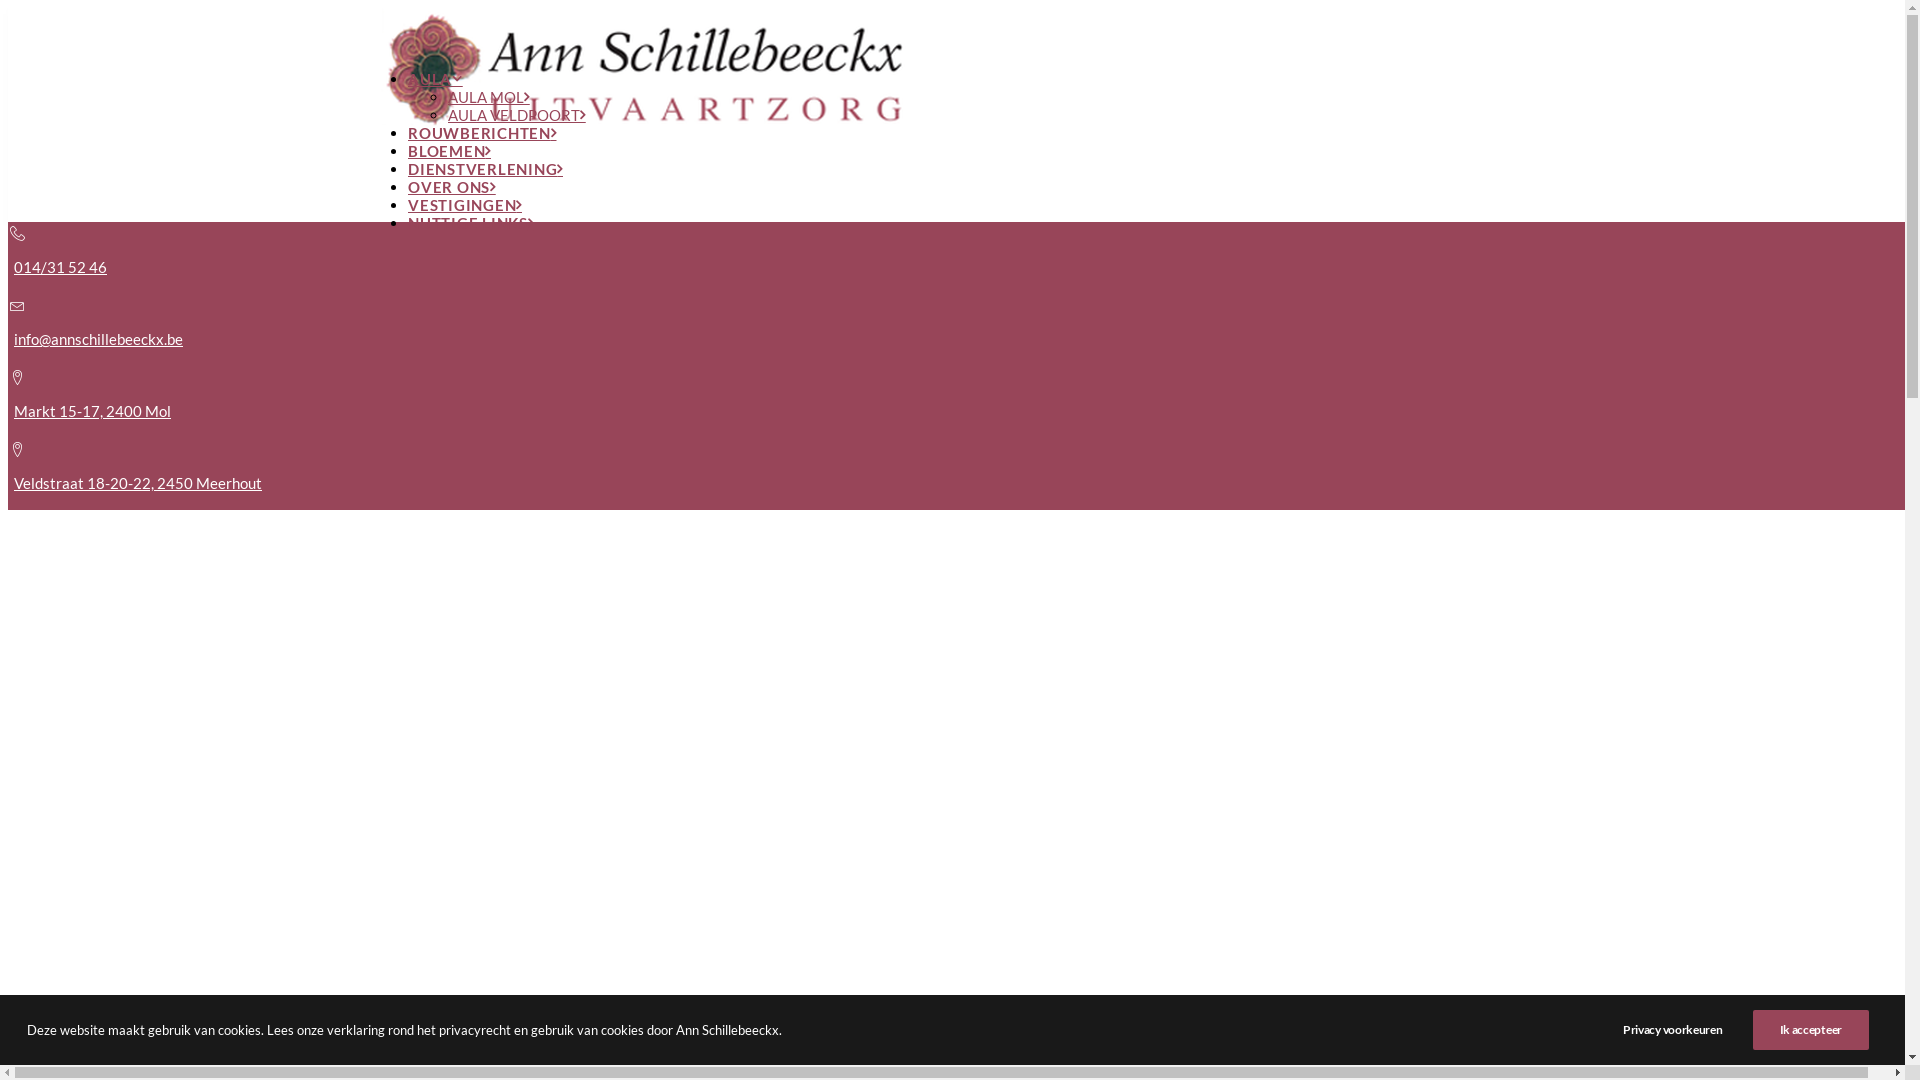 The height and width of the screenshot is (1080, 1920). Describe the element at coordinates (91, 410) in the screenshot. I see `'Markt 15-17, 2400 Mol'` at that location.